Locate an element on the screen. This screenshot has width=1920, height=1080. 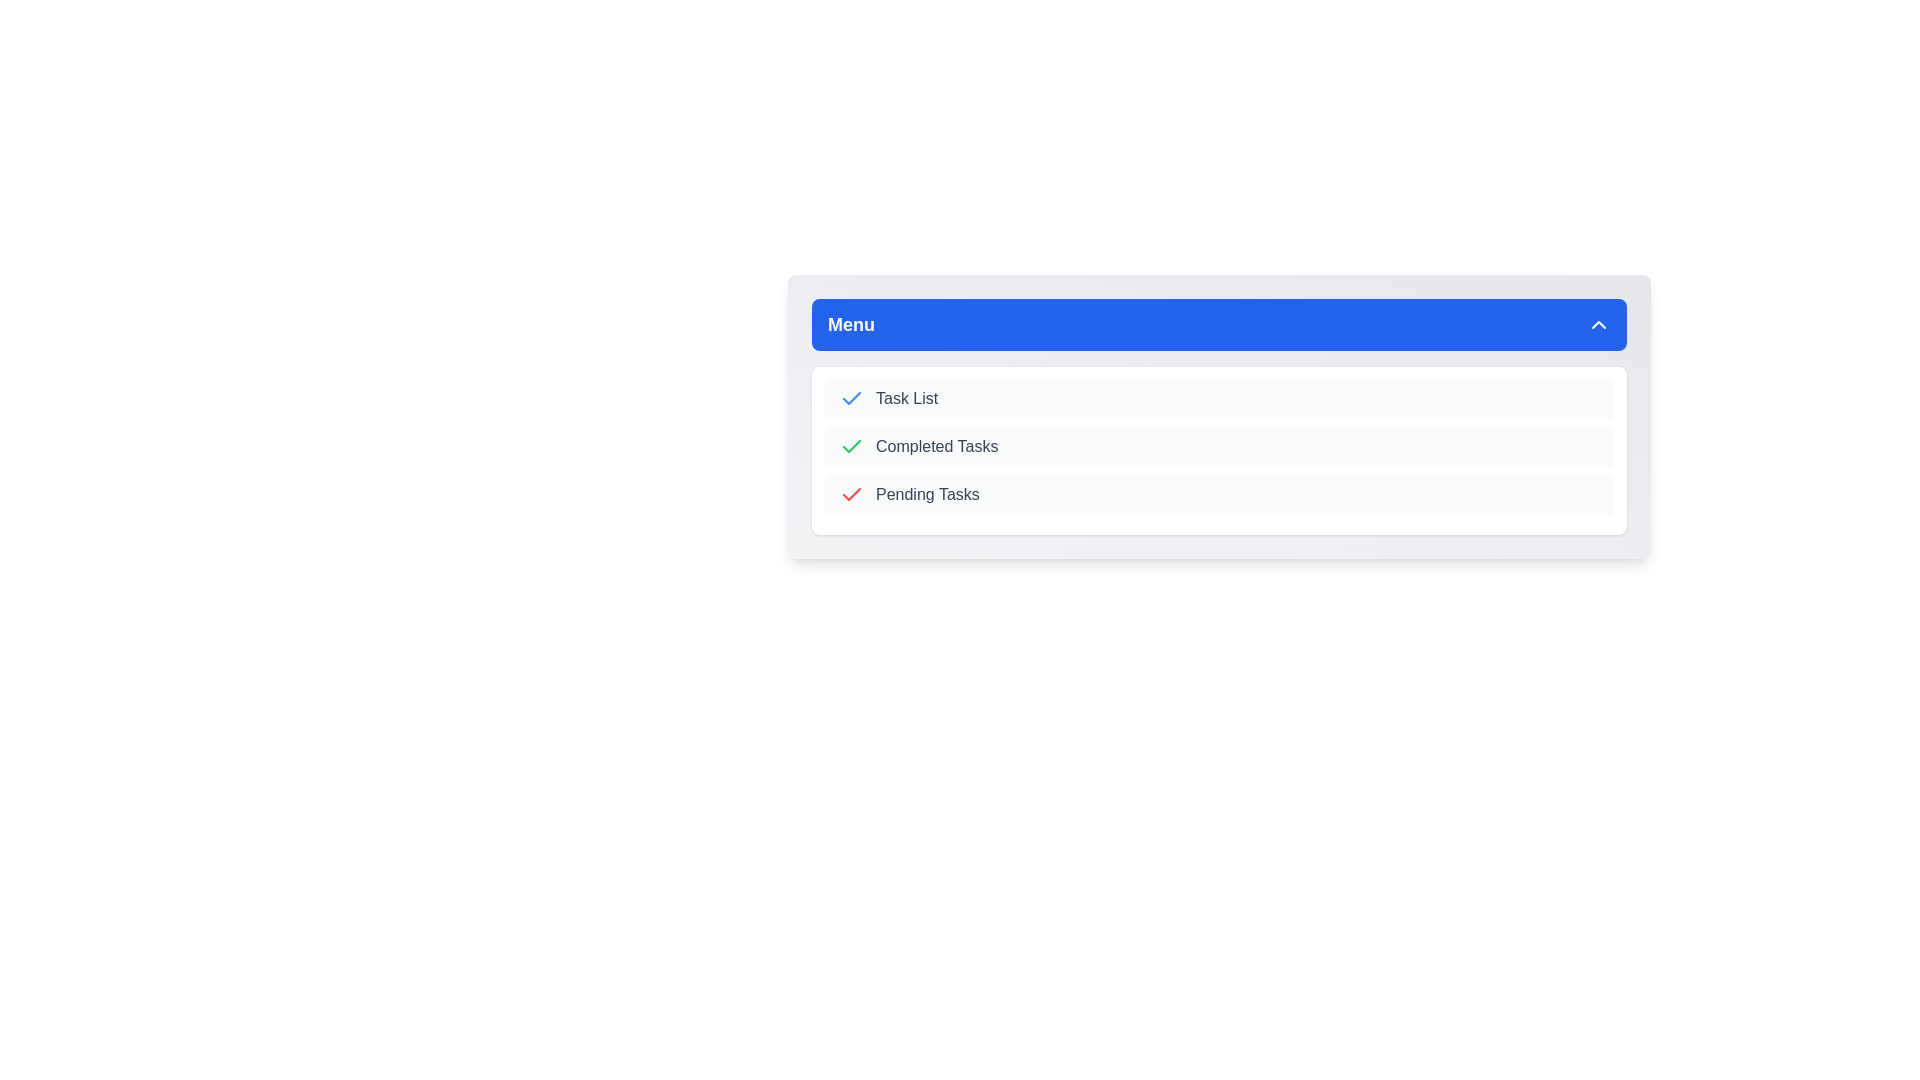
the 'Menu' text label, which serves as a section header for the dropdown menu, located on the left side of a horizontal blue bar at the top of a white card-like element is located at coordinates (851, 323).